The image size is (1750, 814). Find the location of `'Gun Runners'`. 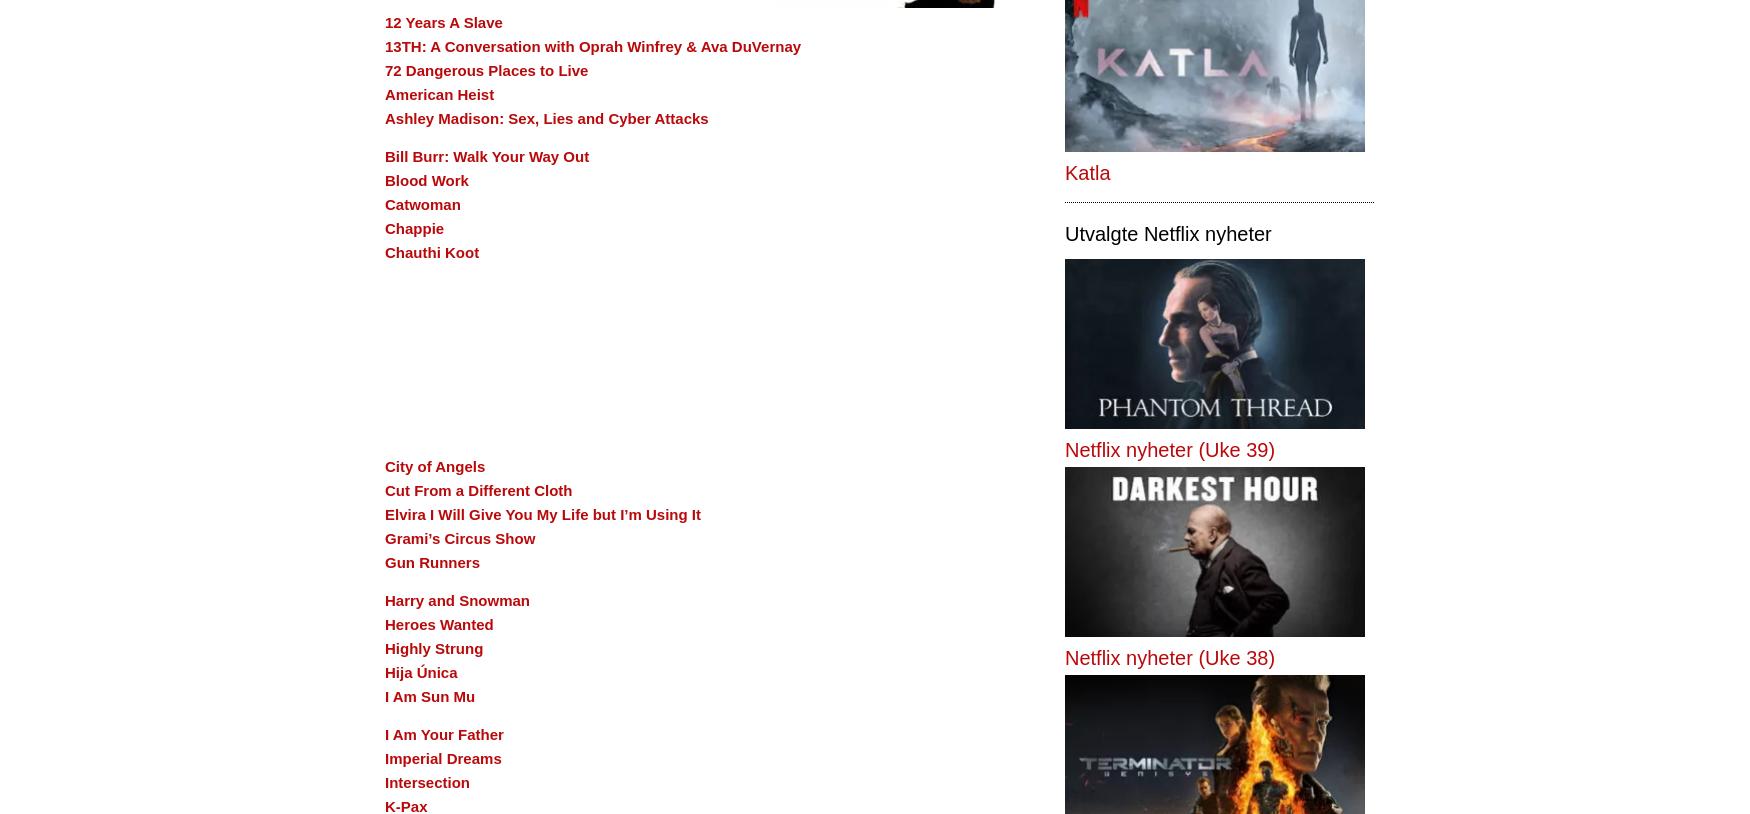

'Gun Runners' is located at coordinates (431, 561).